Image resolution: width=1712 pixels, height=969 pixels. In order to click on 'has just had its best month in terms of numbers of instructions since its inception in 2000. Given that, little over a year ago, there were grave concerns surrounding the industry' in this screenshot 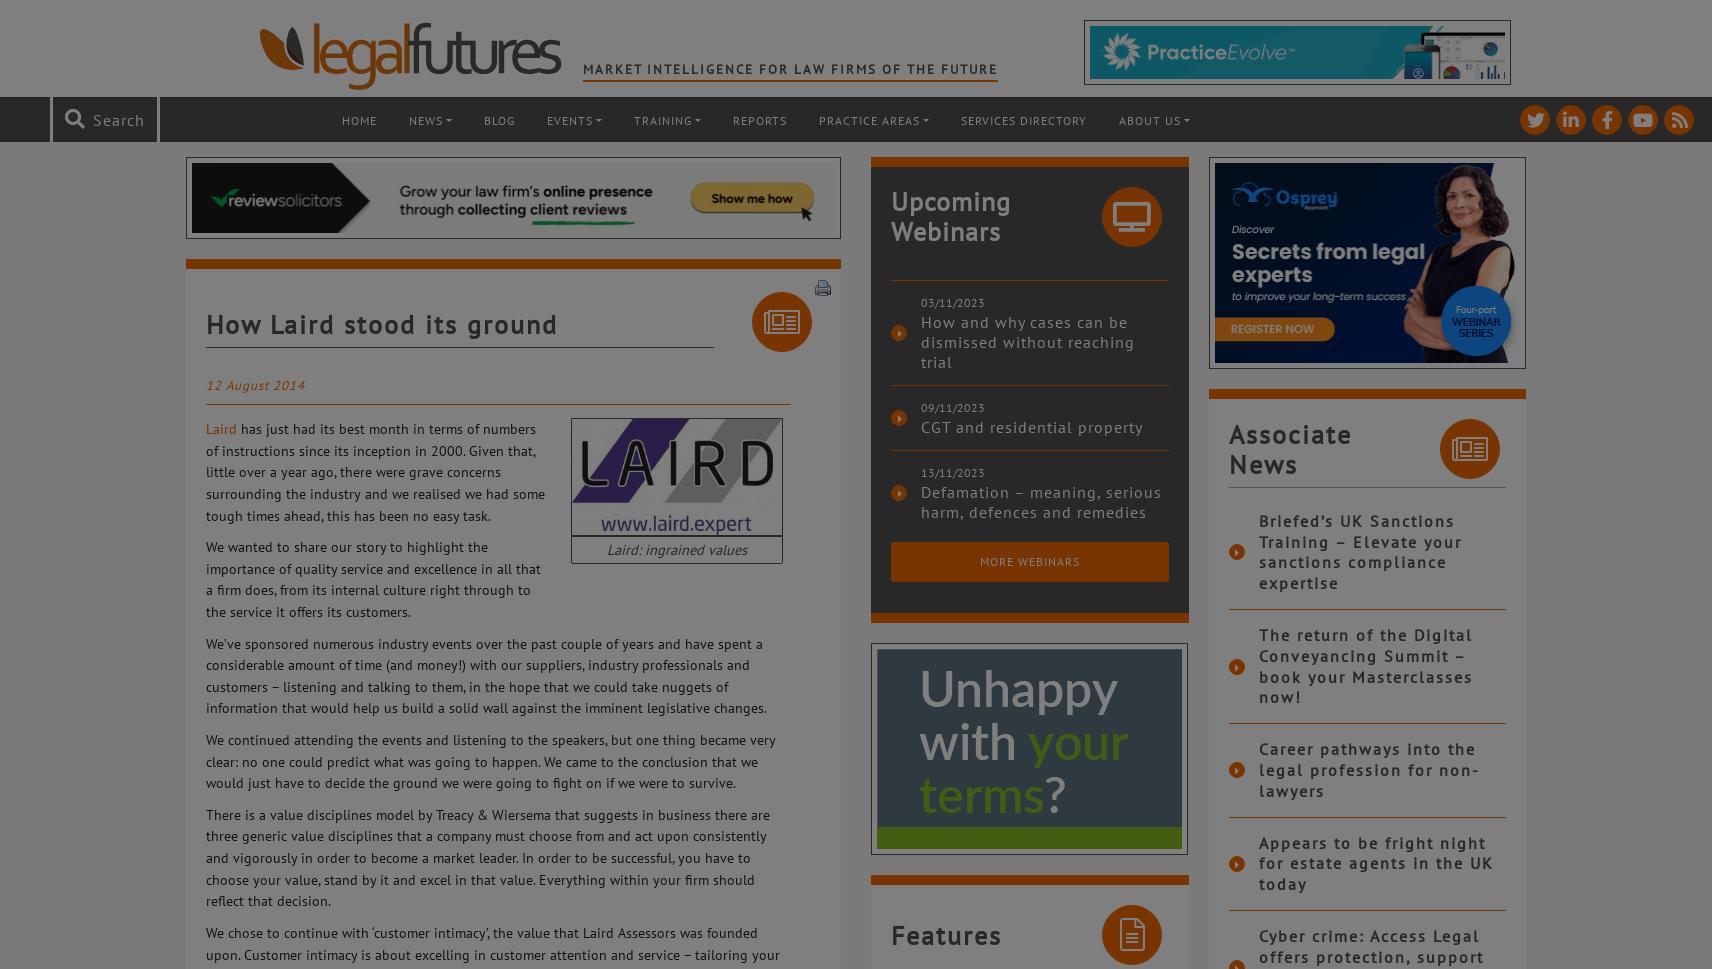, I will do `click(370, 460)`.